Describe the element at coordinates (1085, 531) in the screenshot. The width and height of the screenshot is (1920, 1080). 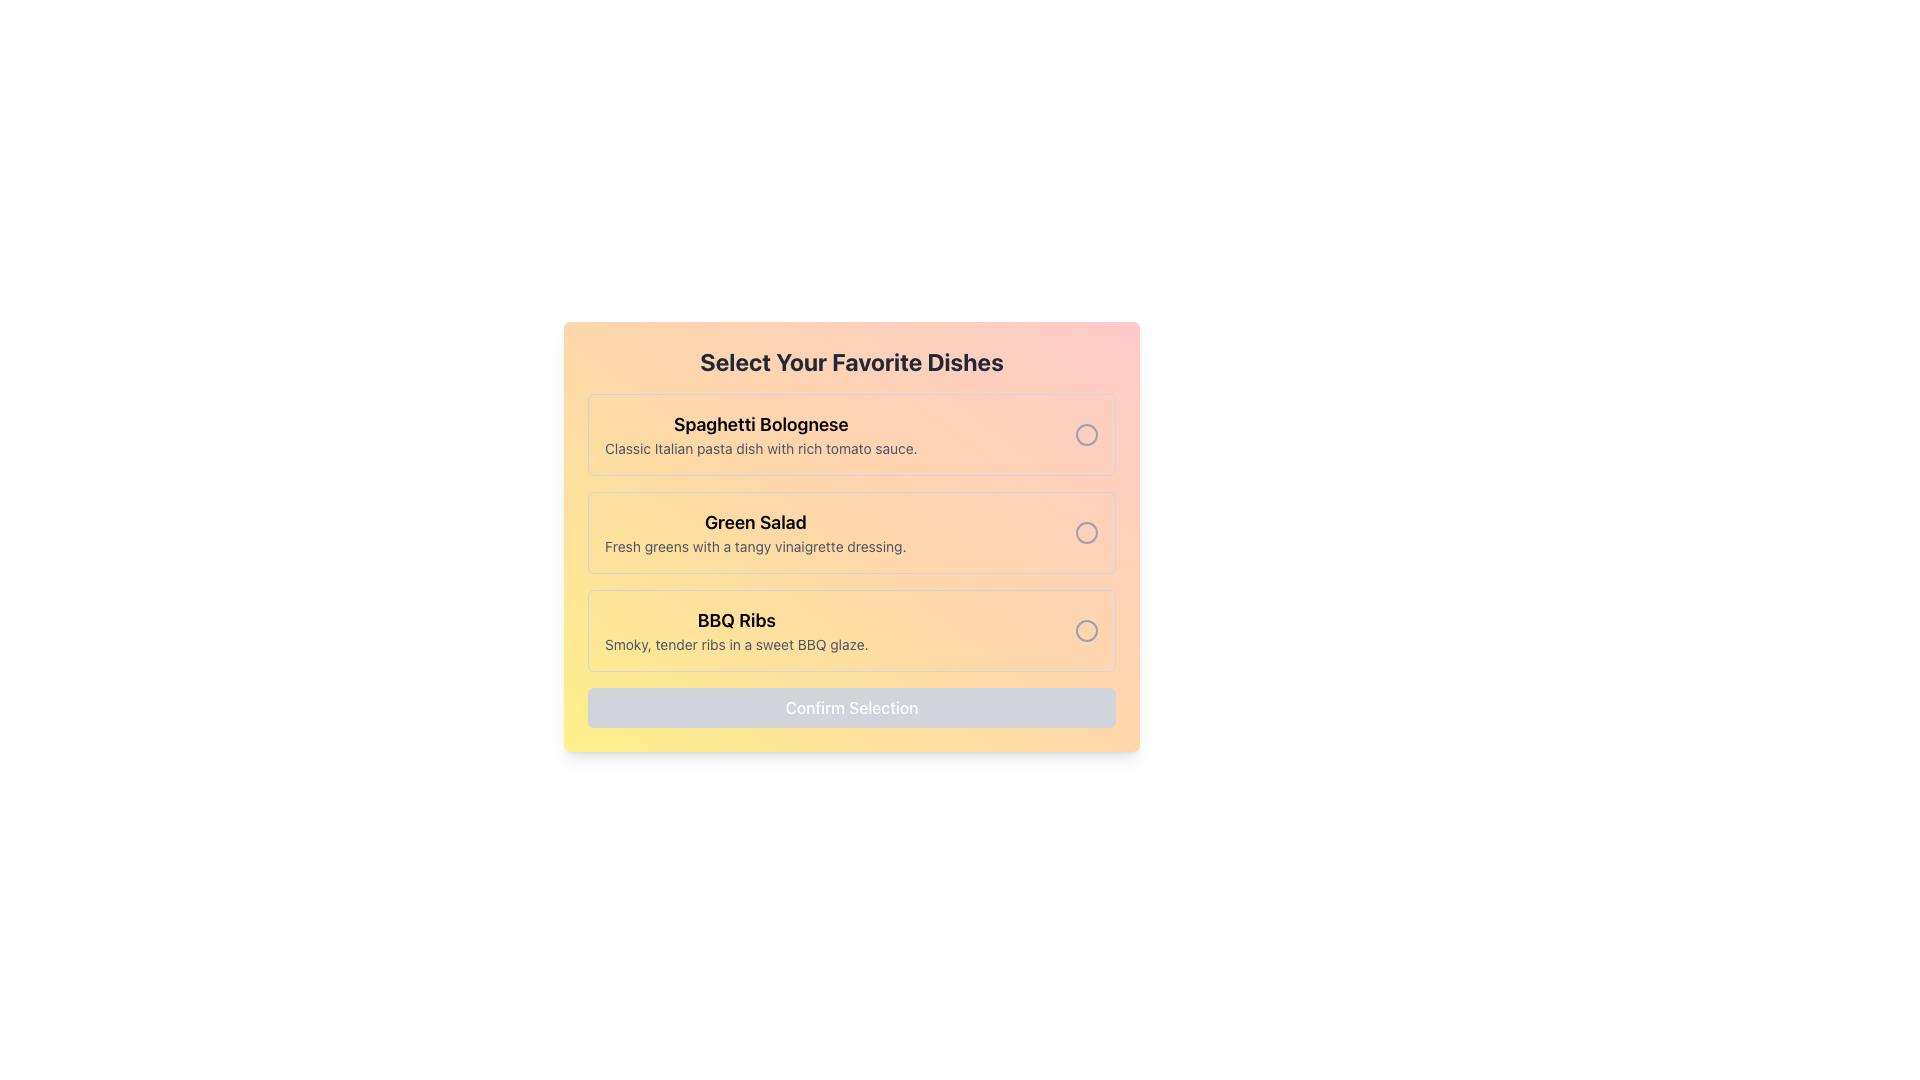
I see `the graphical indicator within the radio button that represents the selected state for the 'Green Salad' option, located on the right side of the option in the second row of the list` at that location.